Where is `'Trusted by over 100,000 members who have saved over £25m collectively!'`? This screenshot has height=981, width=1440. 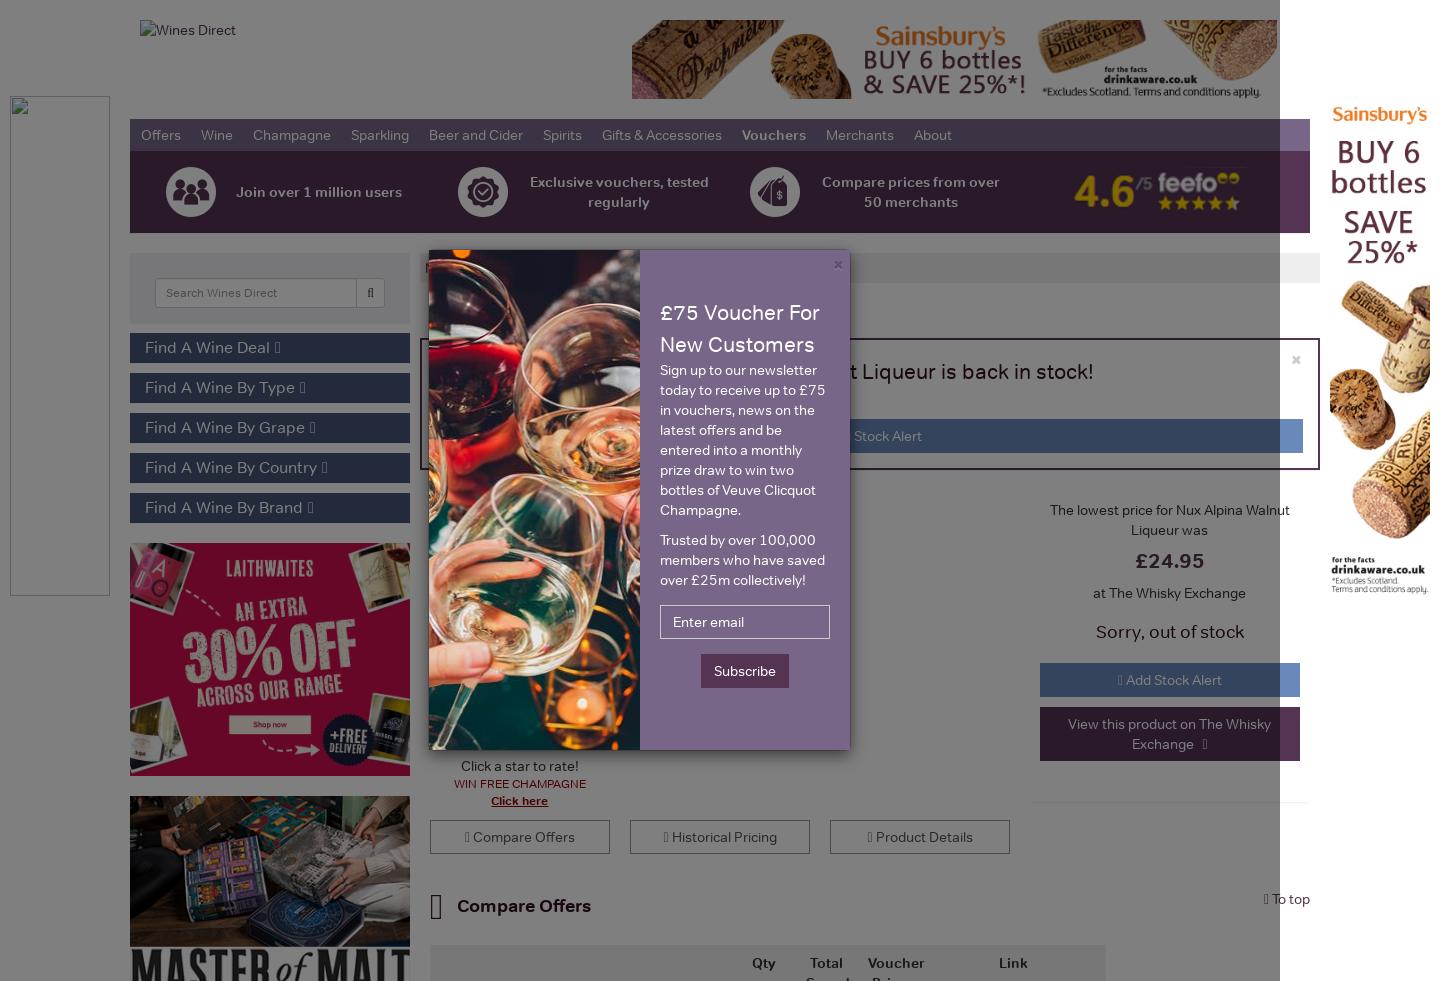 'Trusted by over 100,000 members who have saved over £25m collectively!' is located at coordinates (740, 559).